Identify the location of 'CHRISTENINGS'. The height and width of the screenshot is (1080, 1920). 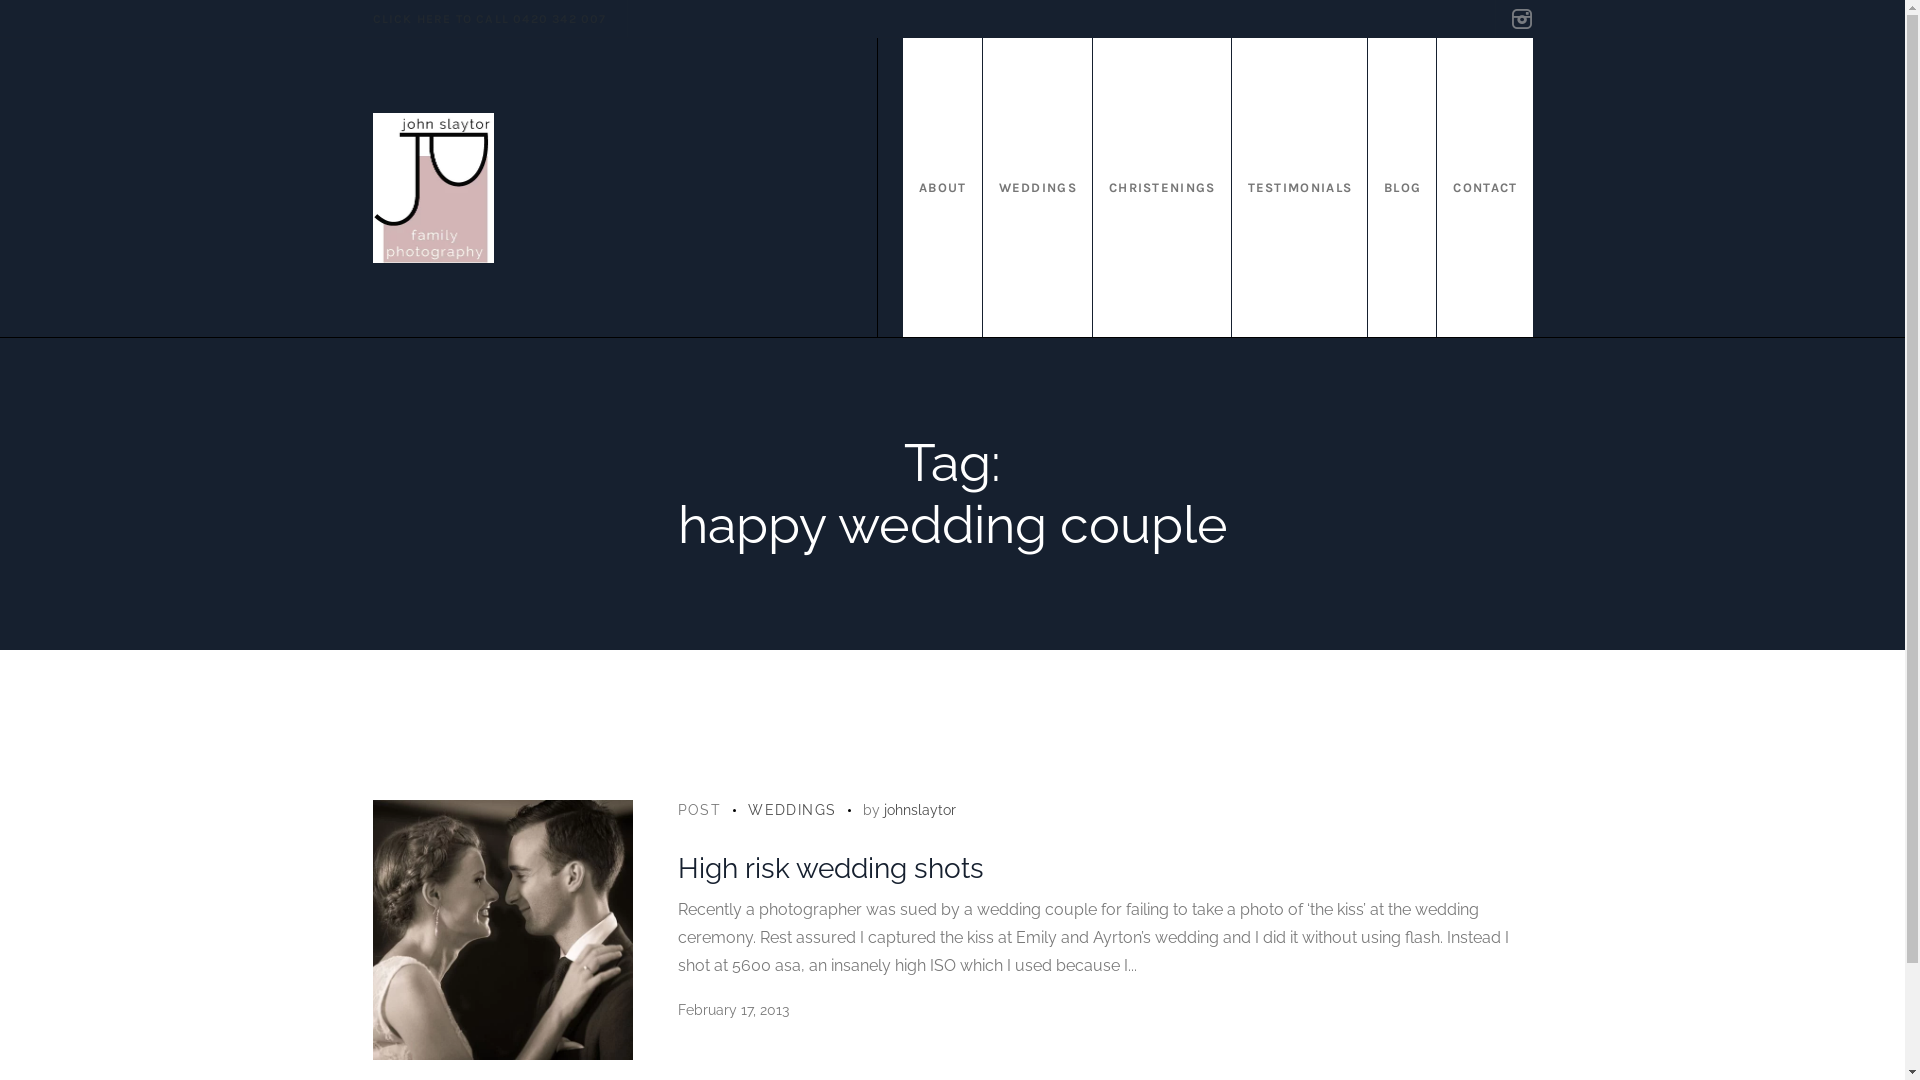
(1161, 187).